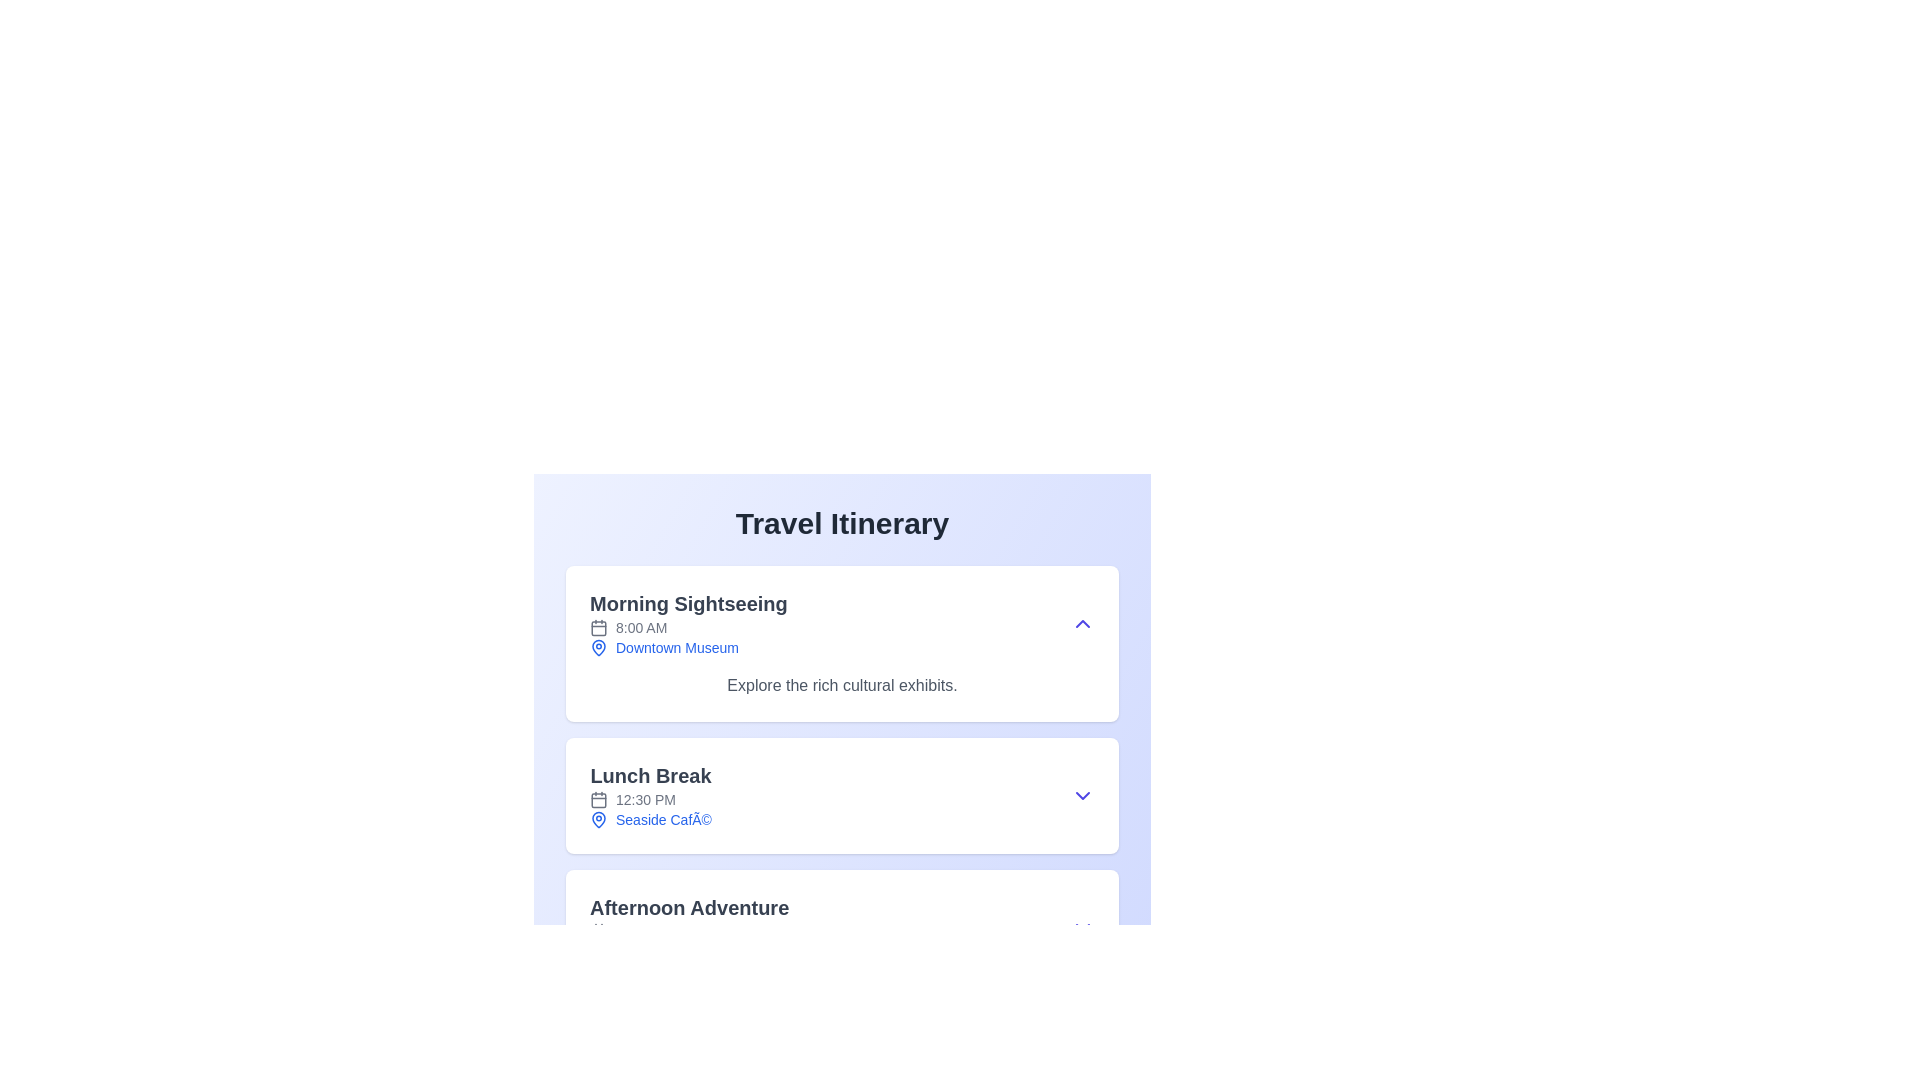 The image size is (1920, 1080). Describe the element at coordinates (650, 798) in the screenshot. I see `displayed time associated with the 'Lunch Break' activity, located in the section labeled 'Lunch Break' below the main title and above 'Seaside Café'` at that location.